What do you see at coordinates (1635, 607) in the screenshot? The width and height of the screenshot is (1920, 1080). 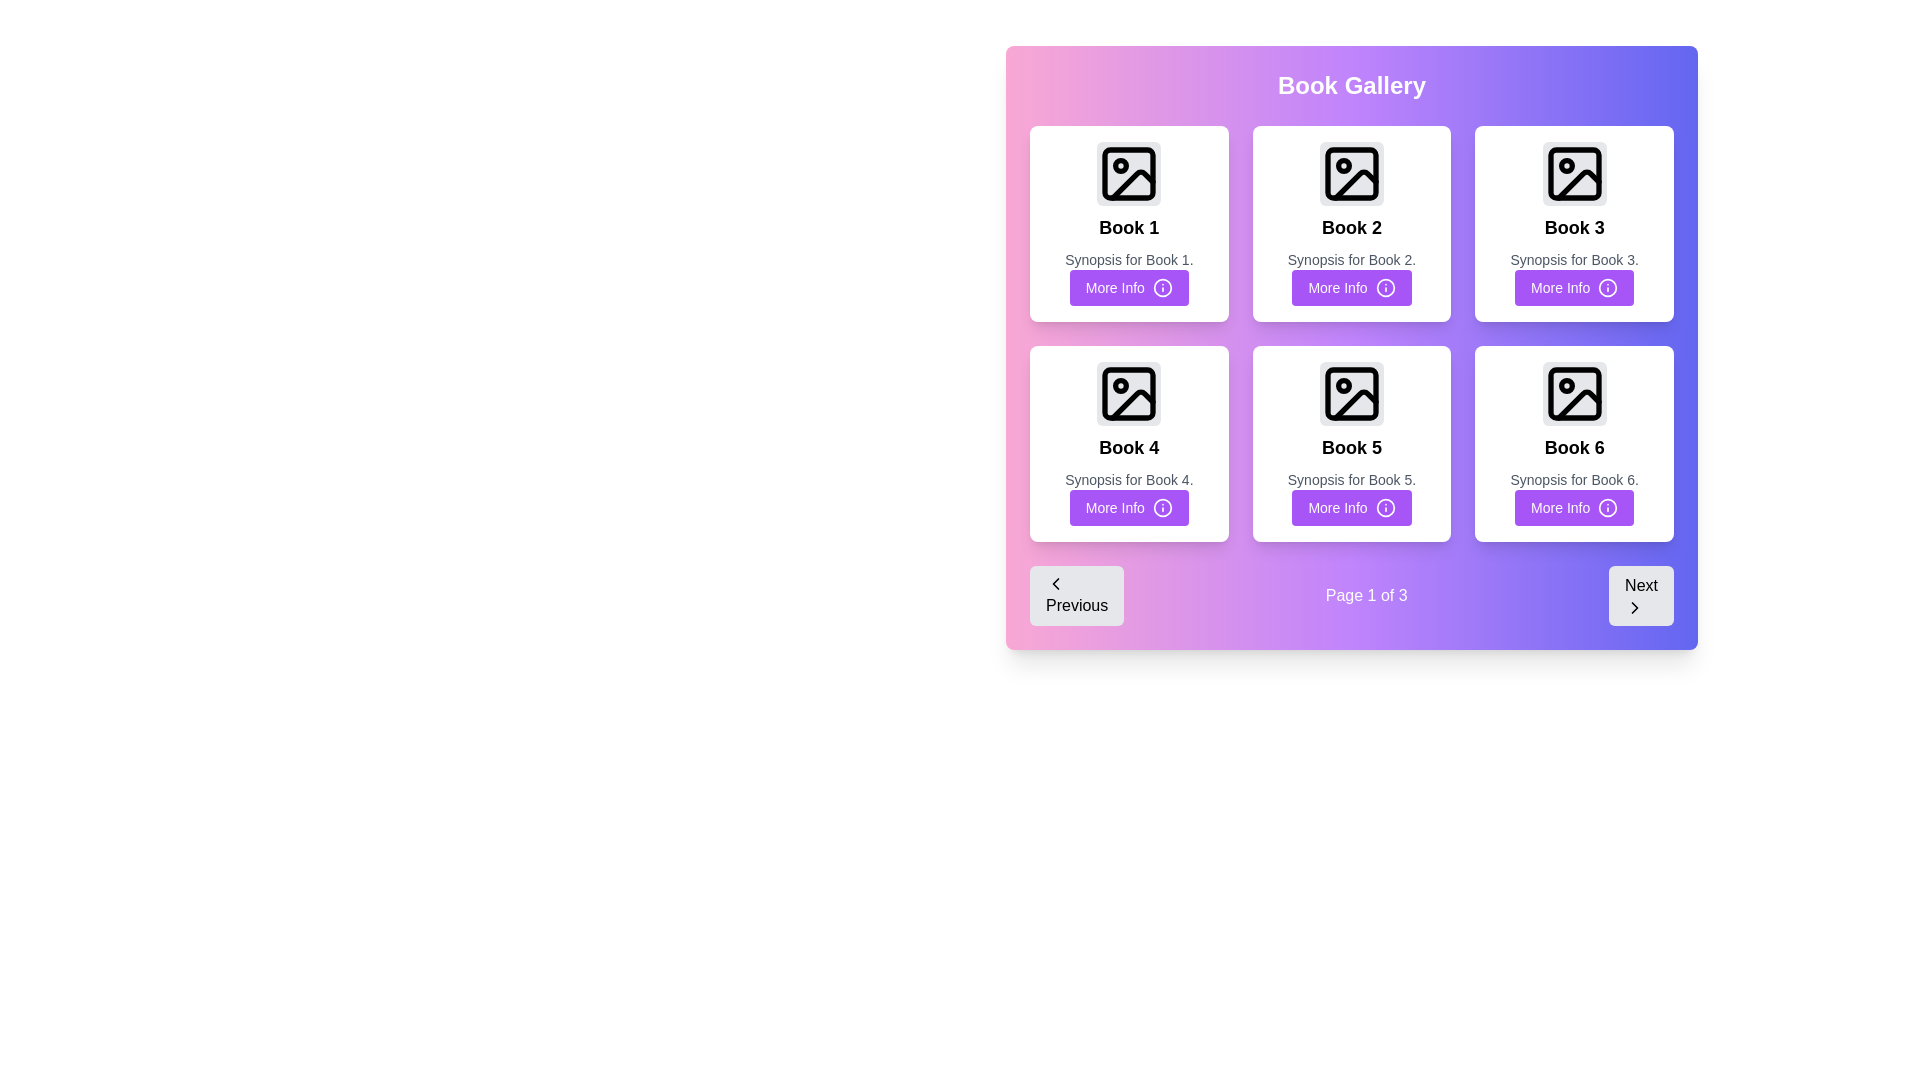 I see `the 'Next' button containing the arrow icon to navigate to the next page of the gallery or list interface` at bounding box center [1635, 607].